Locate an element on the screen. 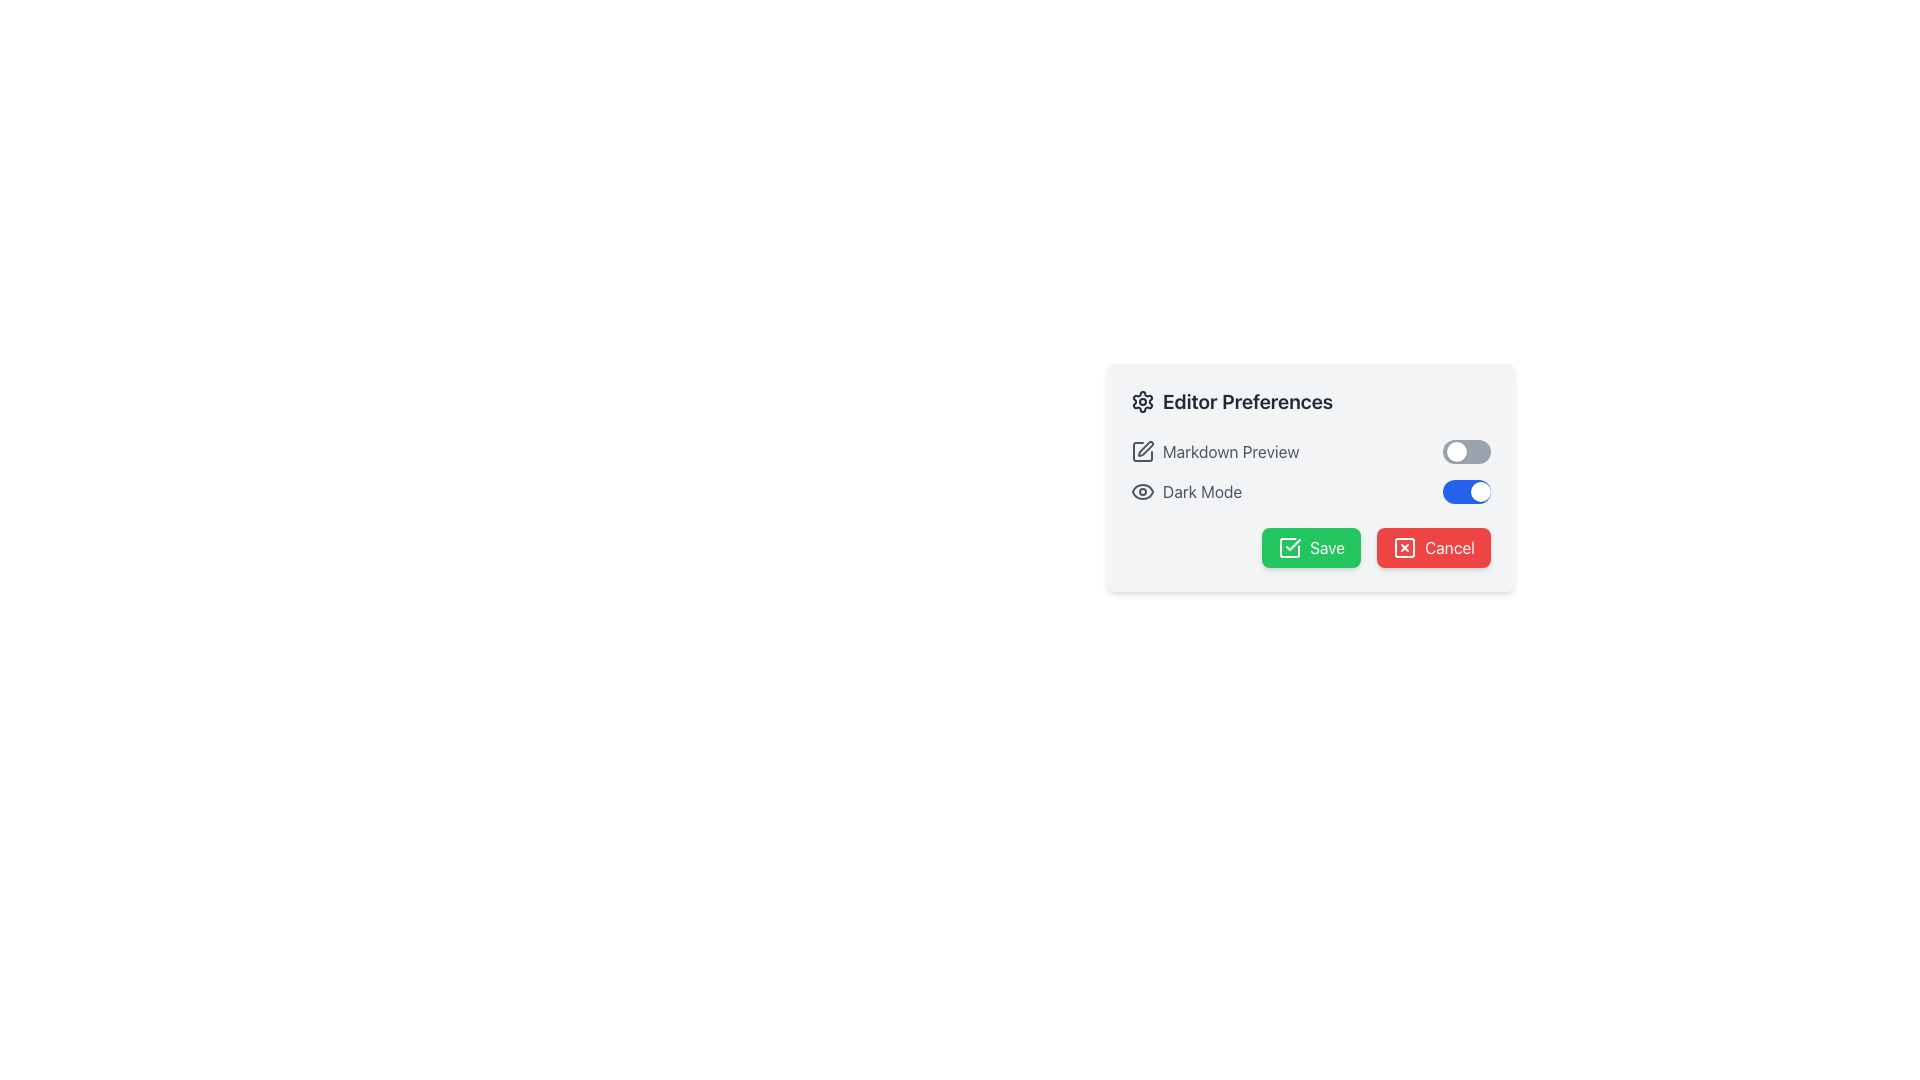 Image resolution: width=1920 pixels, height=1080 pixels. the gear-shaped icon located to the left of the 'Editor Preferences' title within the settings dialog box is located at coordinates (1142, 401).